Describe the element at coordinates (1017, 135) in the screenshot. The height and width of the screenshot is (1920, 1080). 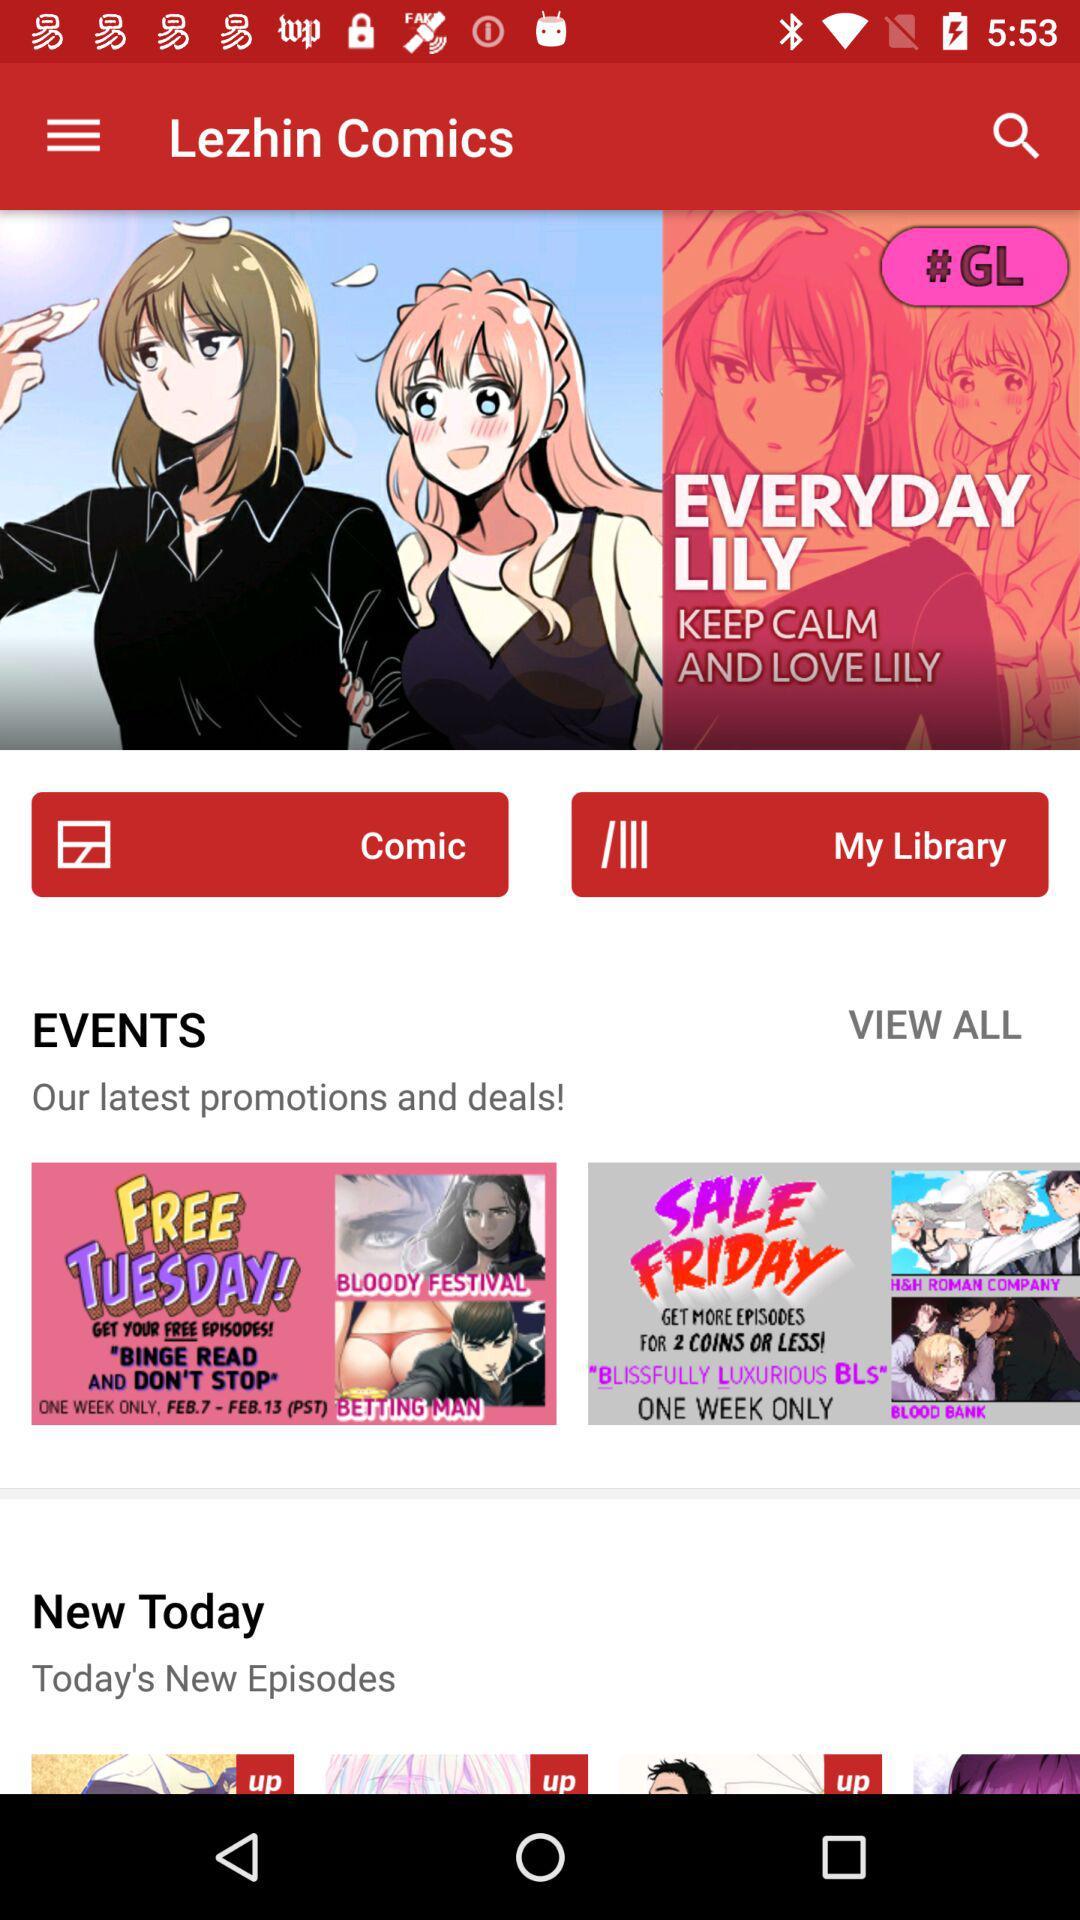
I see `item at the top right corner` at that location.